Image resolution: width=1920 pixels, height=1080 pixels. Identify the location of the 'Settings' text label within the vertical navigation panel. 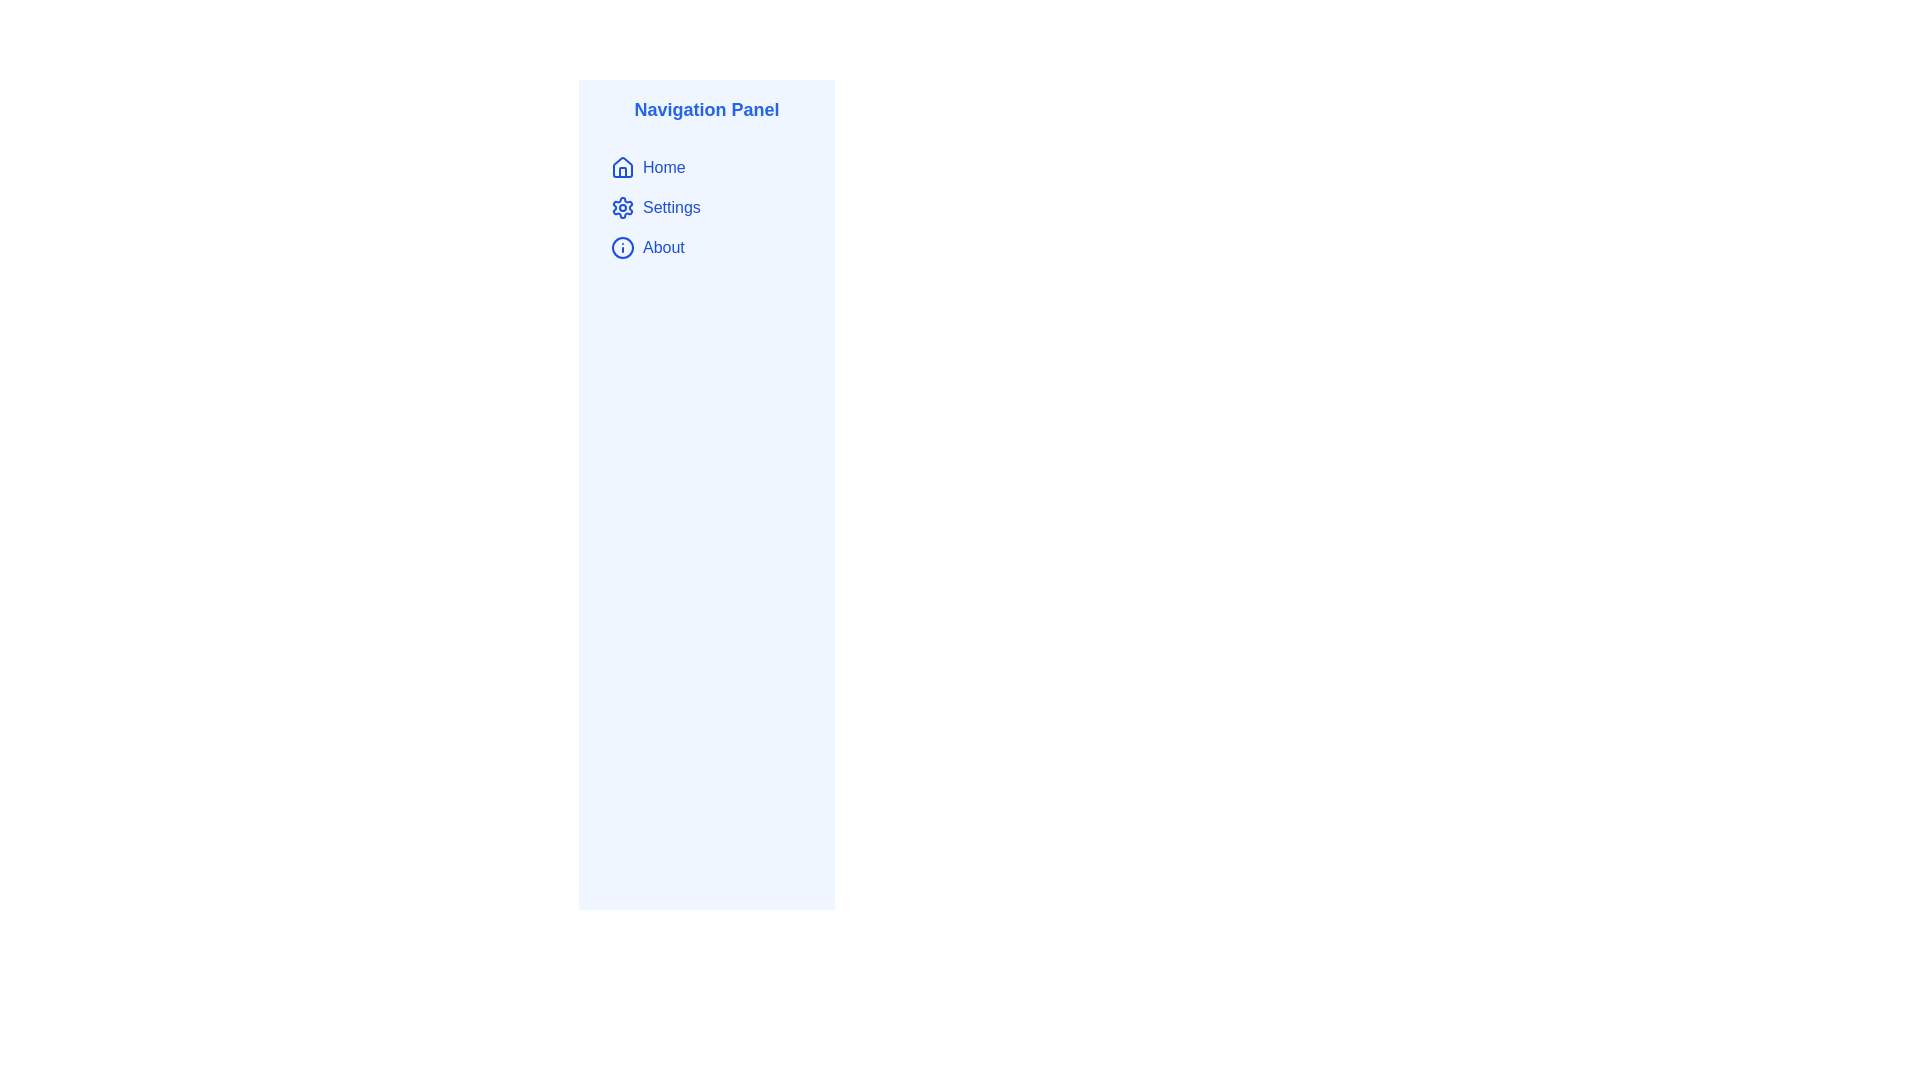
(672, 208).